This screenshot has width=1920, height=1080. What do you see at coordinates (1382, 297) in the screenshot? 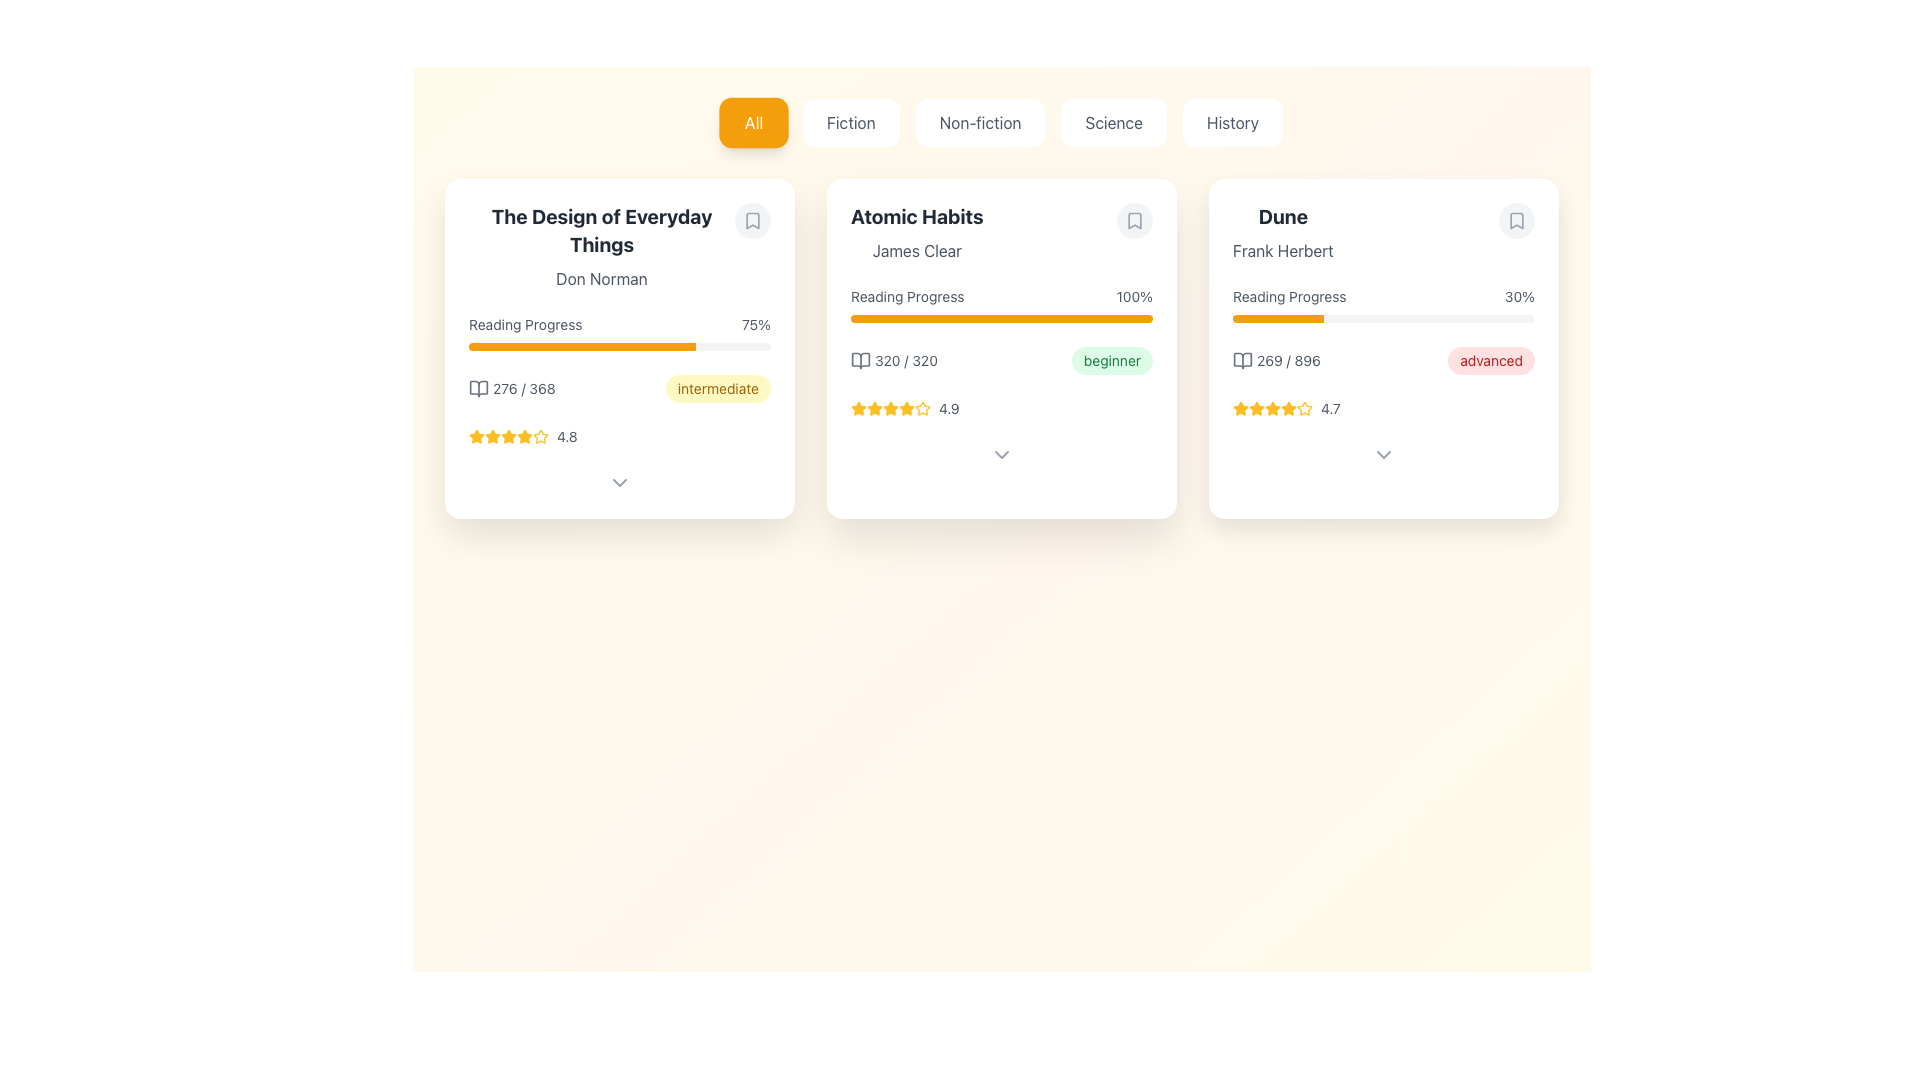
I see `the textual portions of the 'Reading Progress' element` at bounding box center [1382, 297].